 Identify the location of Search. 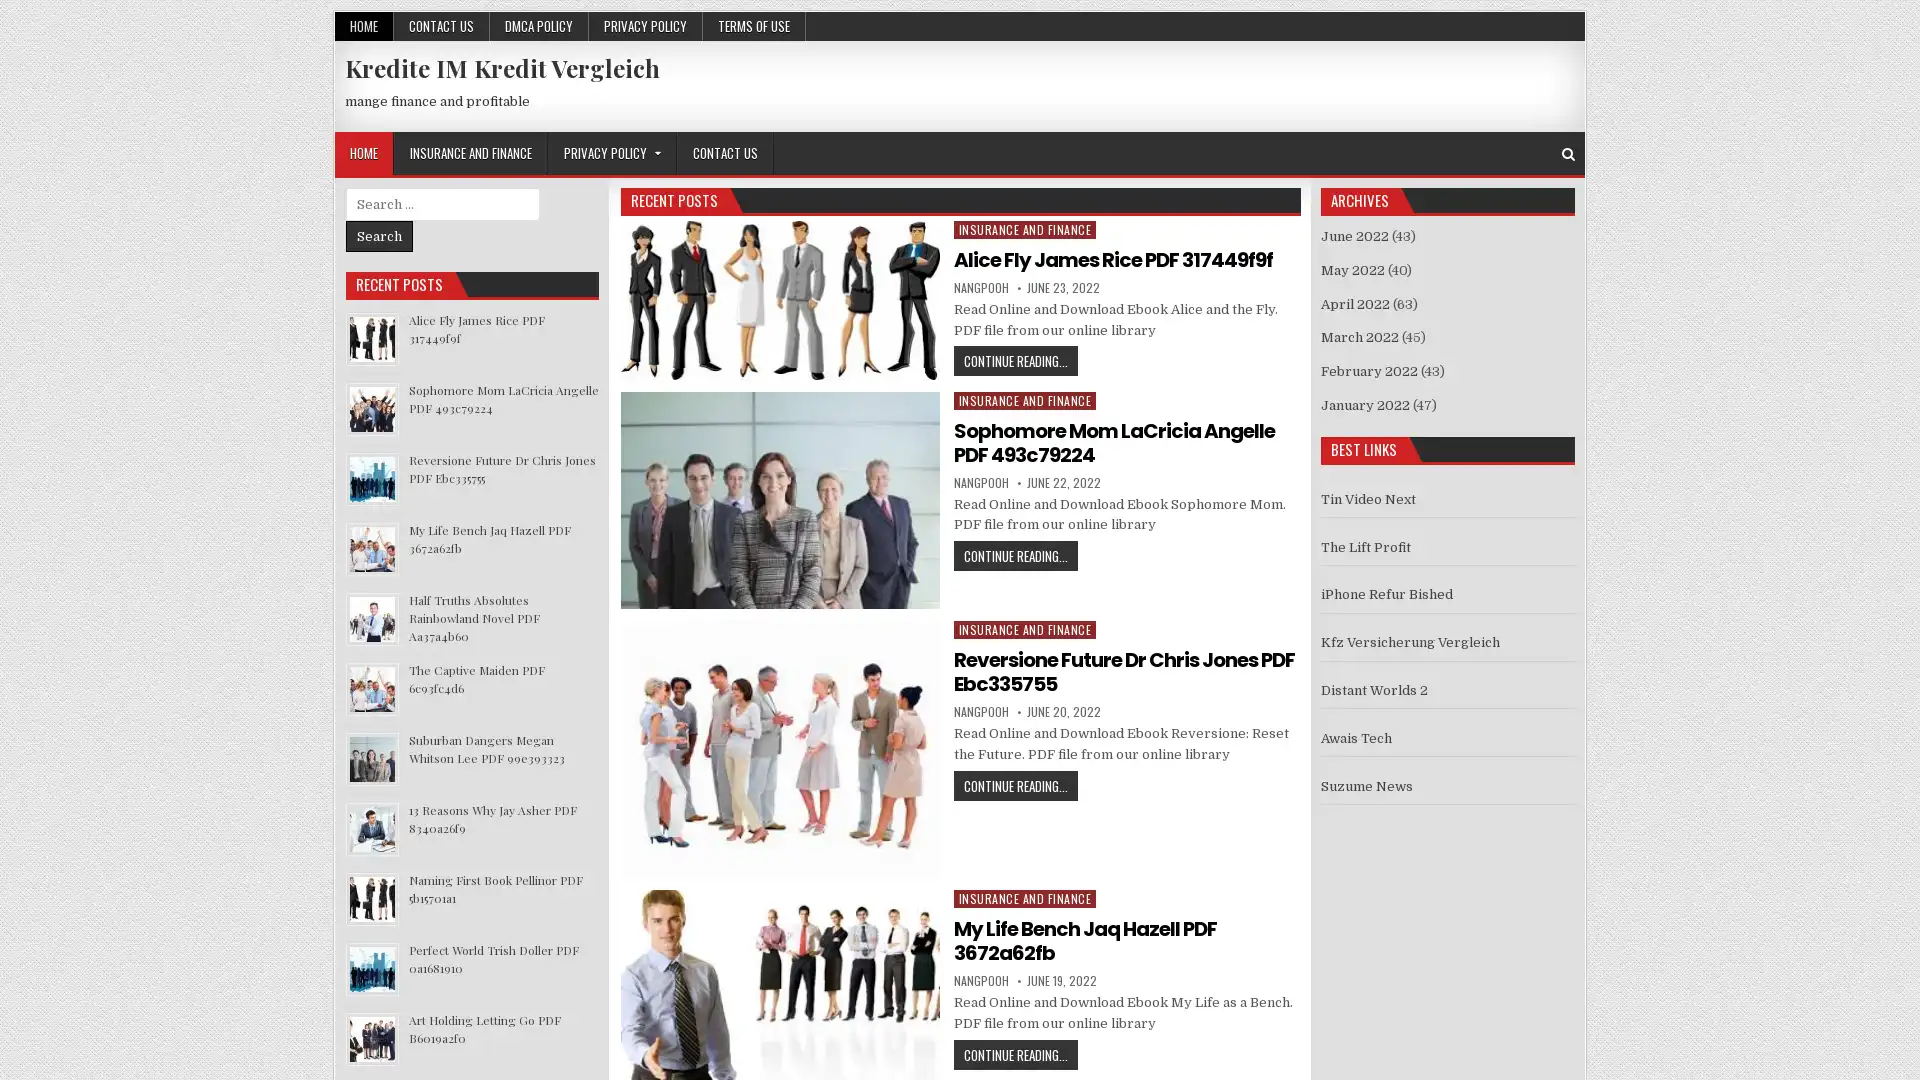
(378, 235).